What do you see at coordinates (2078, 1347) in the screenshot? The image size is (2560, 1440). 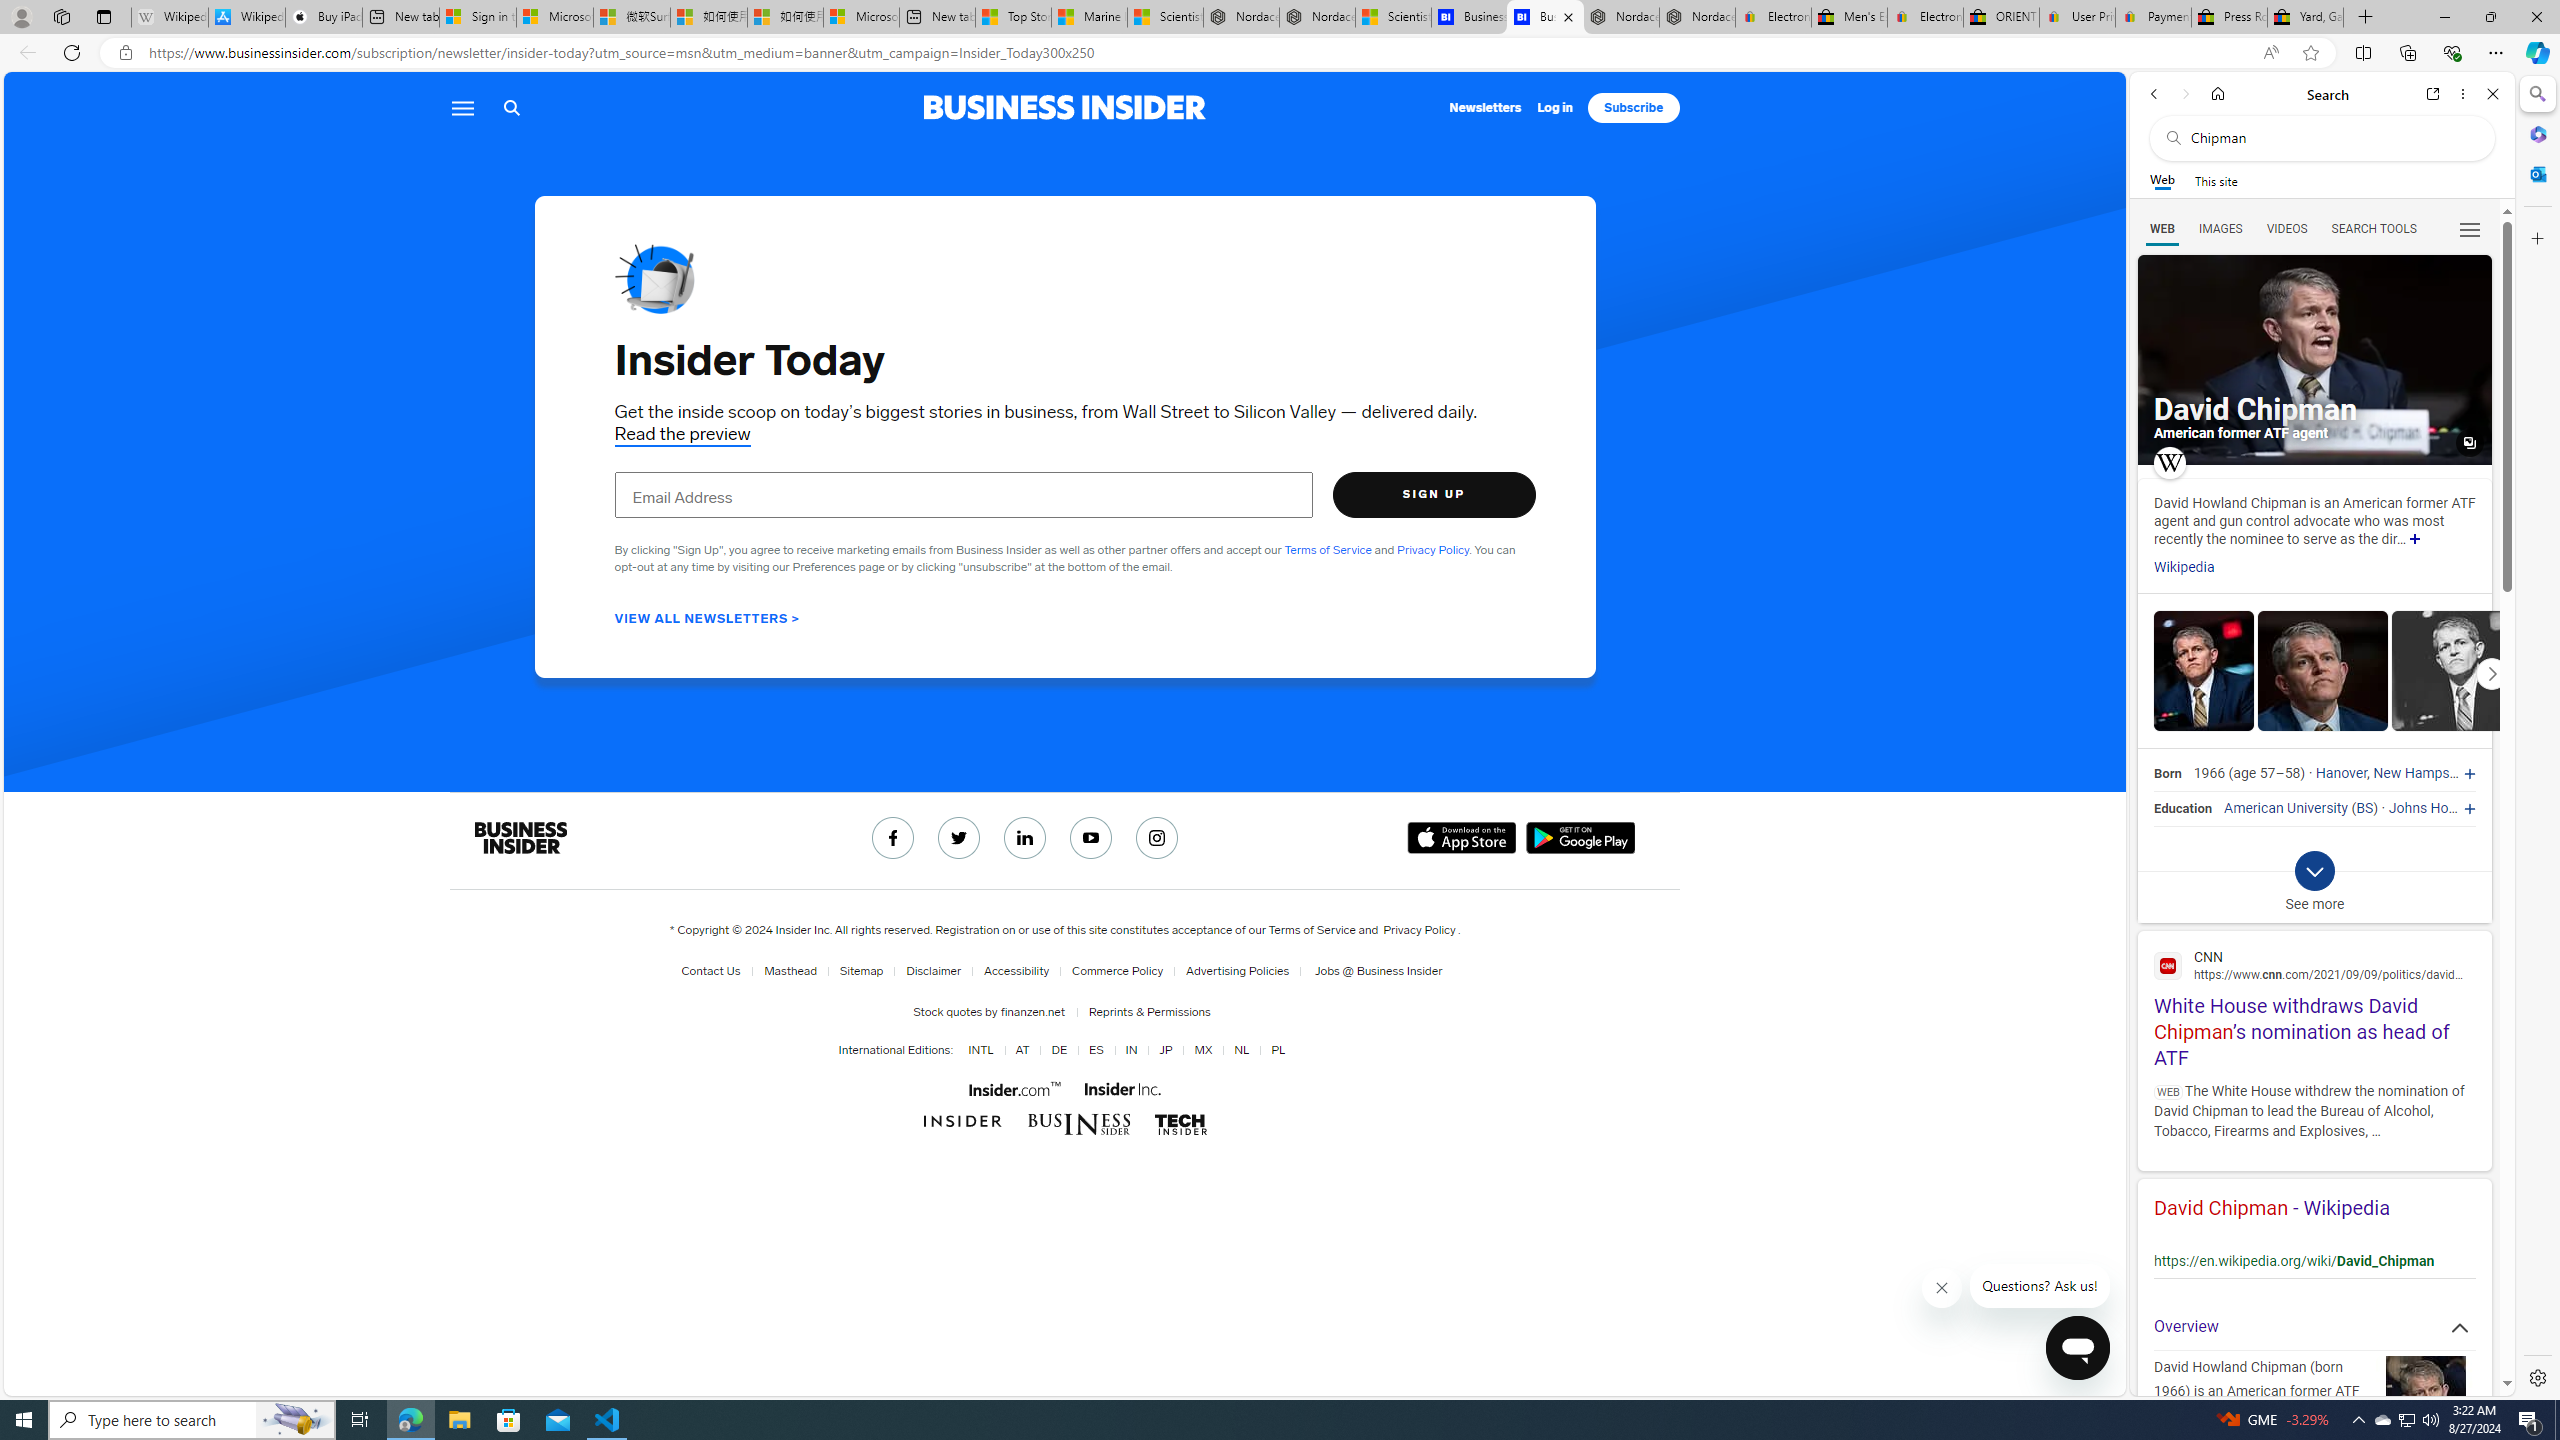 I see `'Class: sc-1k07fow-1 cbnSms'` at bounding box center [2078, 1347].